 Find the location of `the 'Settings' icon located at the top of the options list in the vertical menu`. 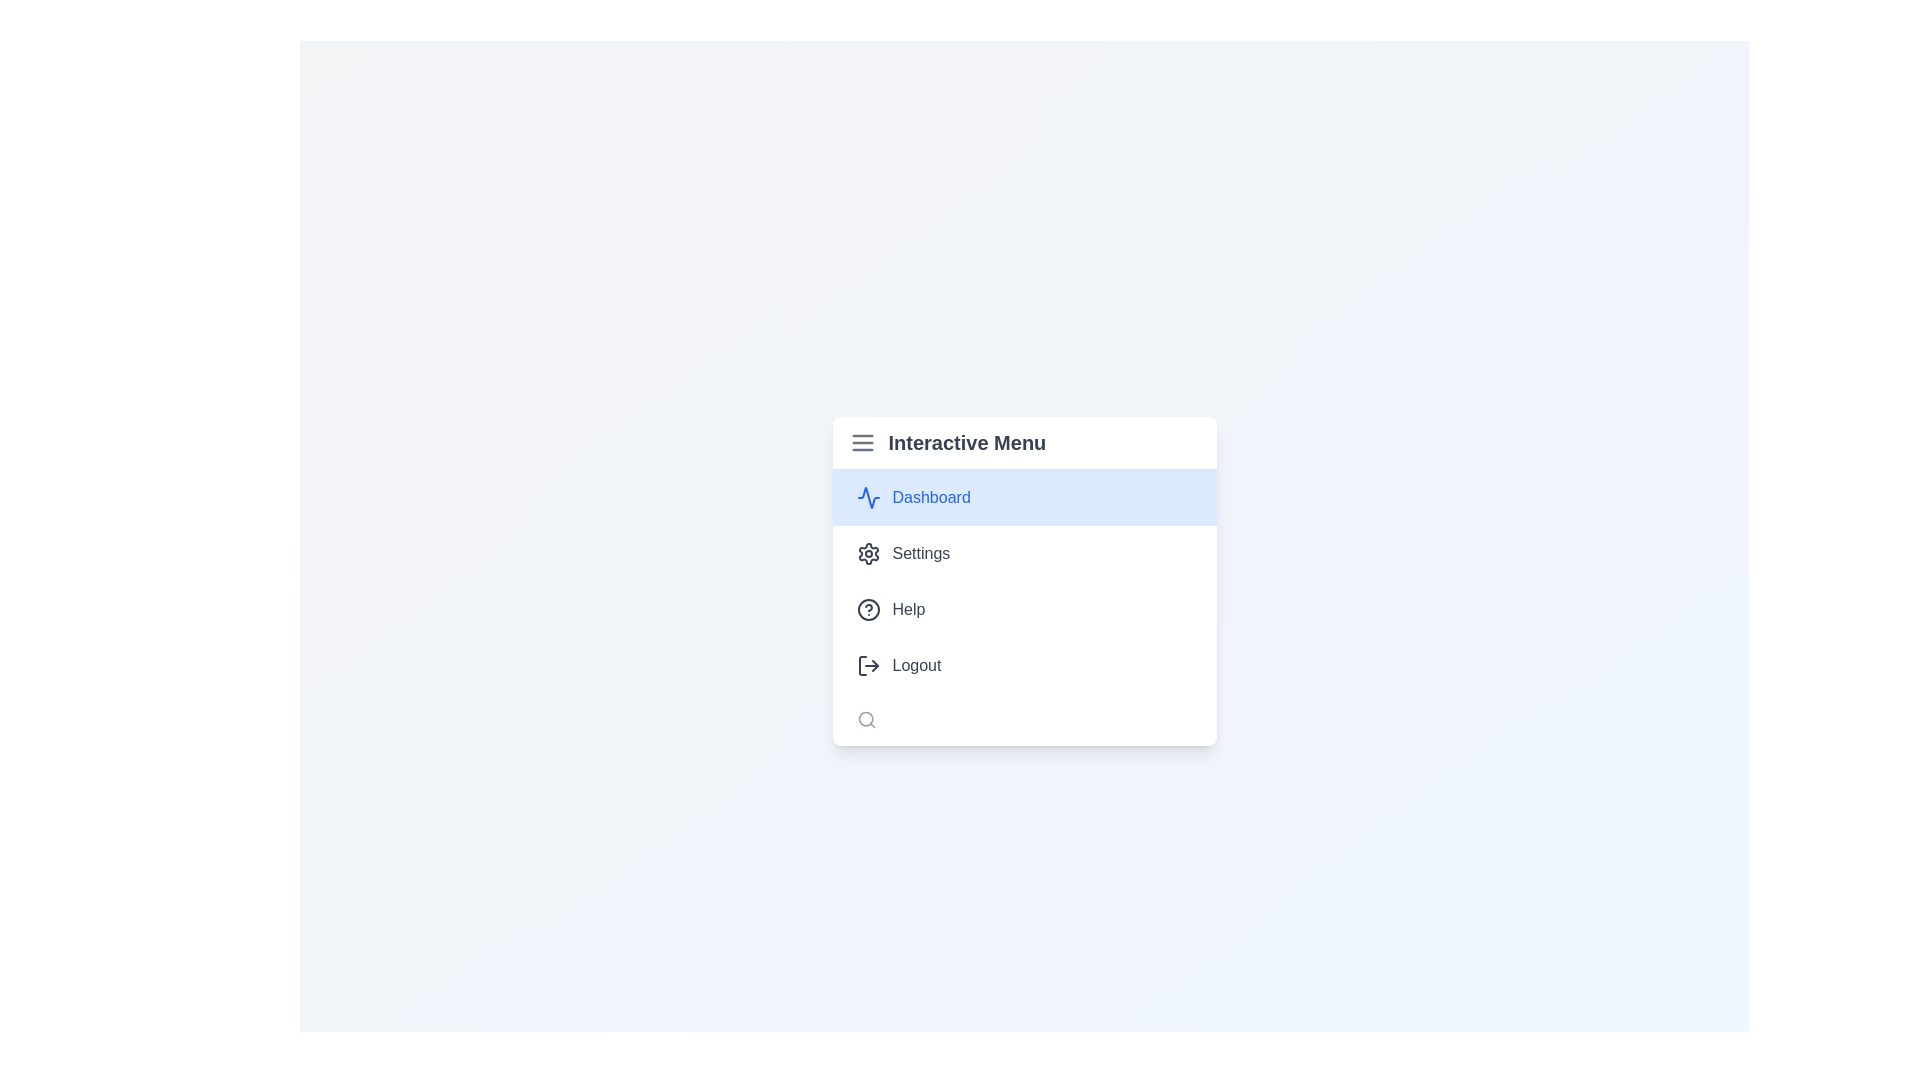

the 'Settings' icon located at the top of the options list in the vertical menu is located at coordinates (868, 553).